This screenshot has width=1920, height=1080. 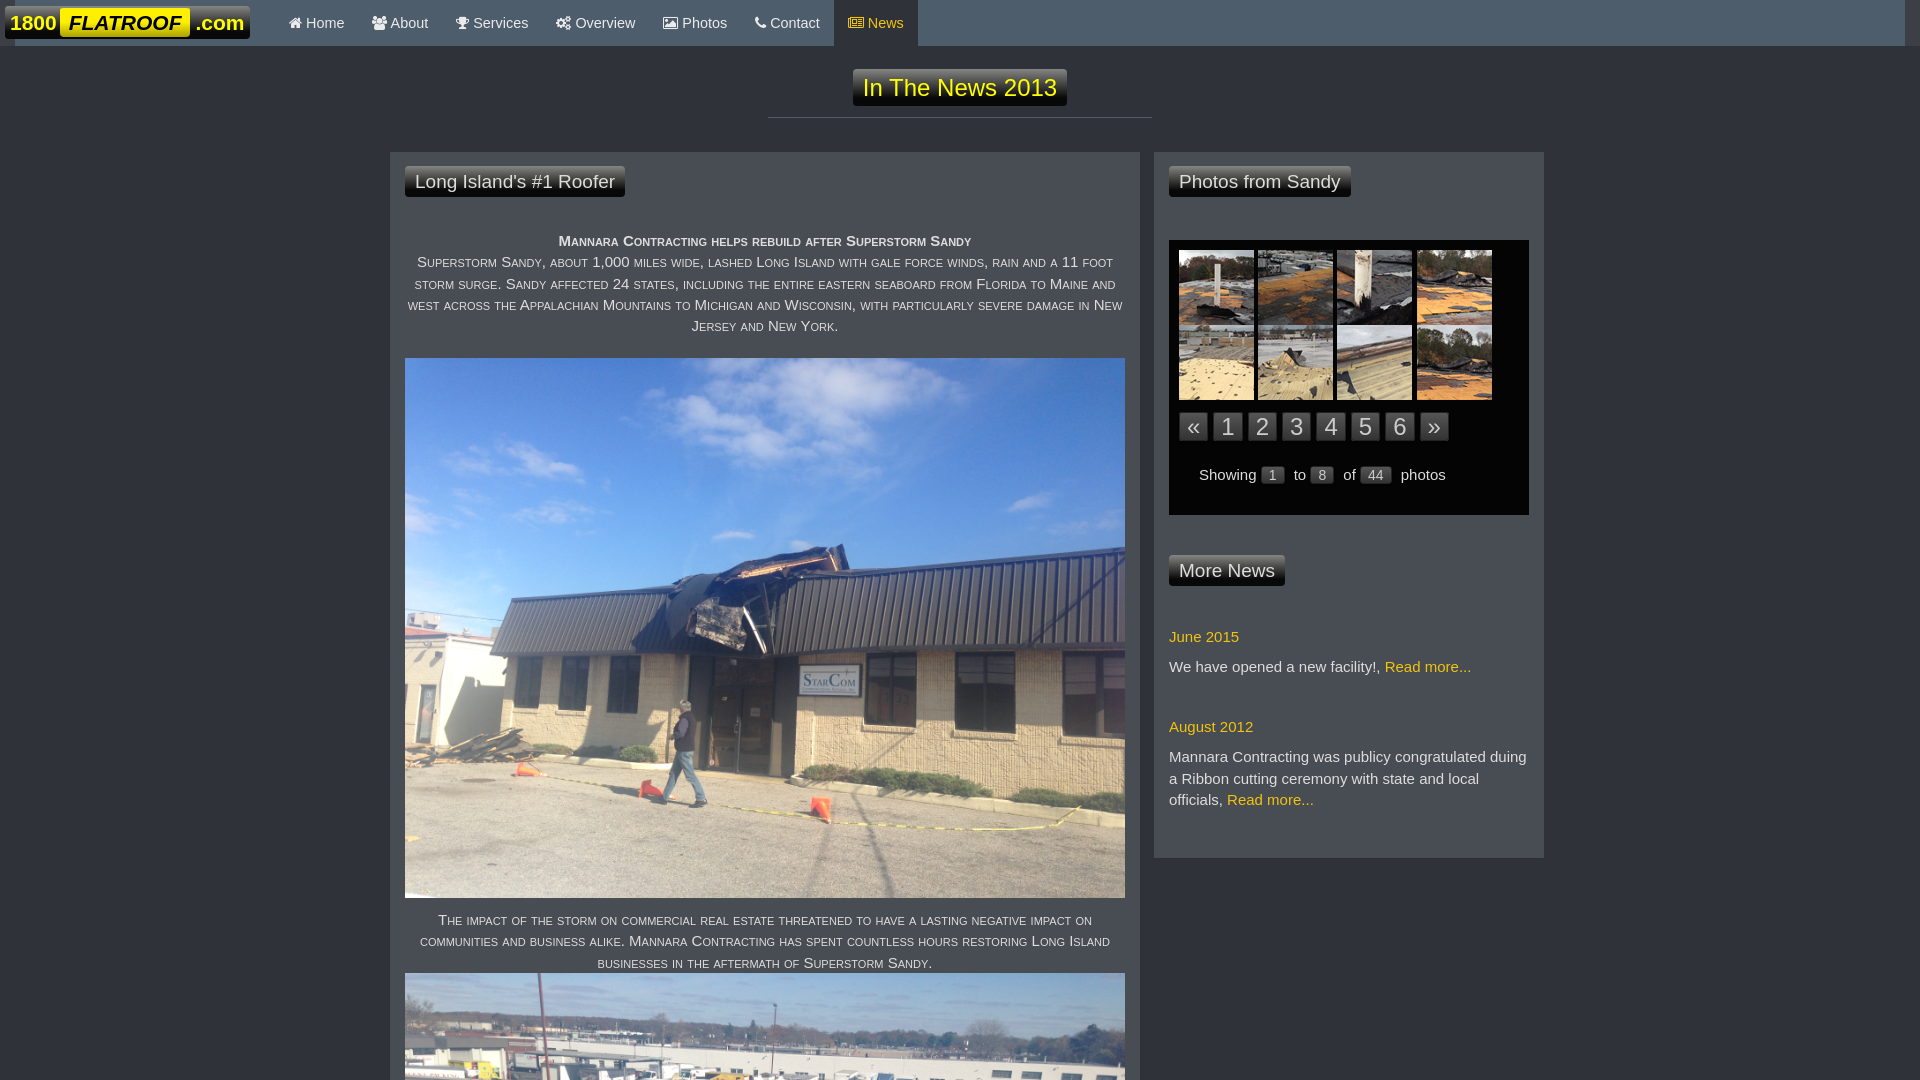 I want to click on '1800Flatroof.com on the  job', so click(x=1337, y=360).